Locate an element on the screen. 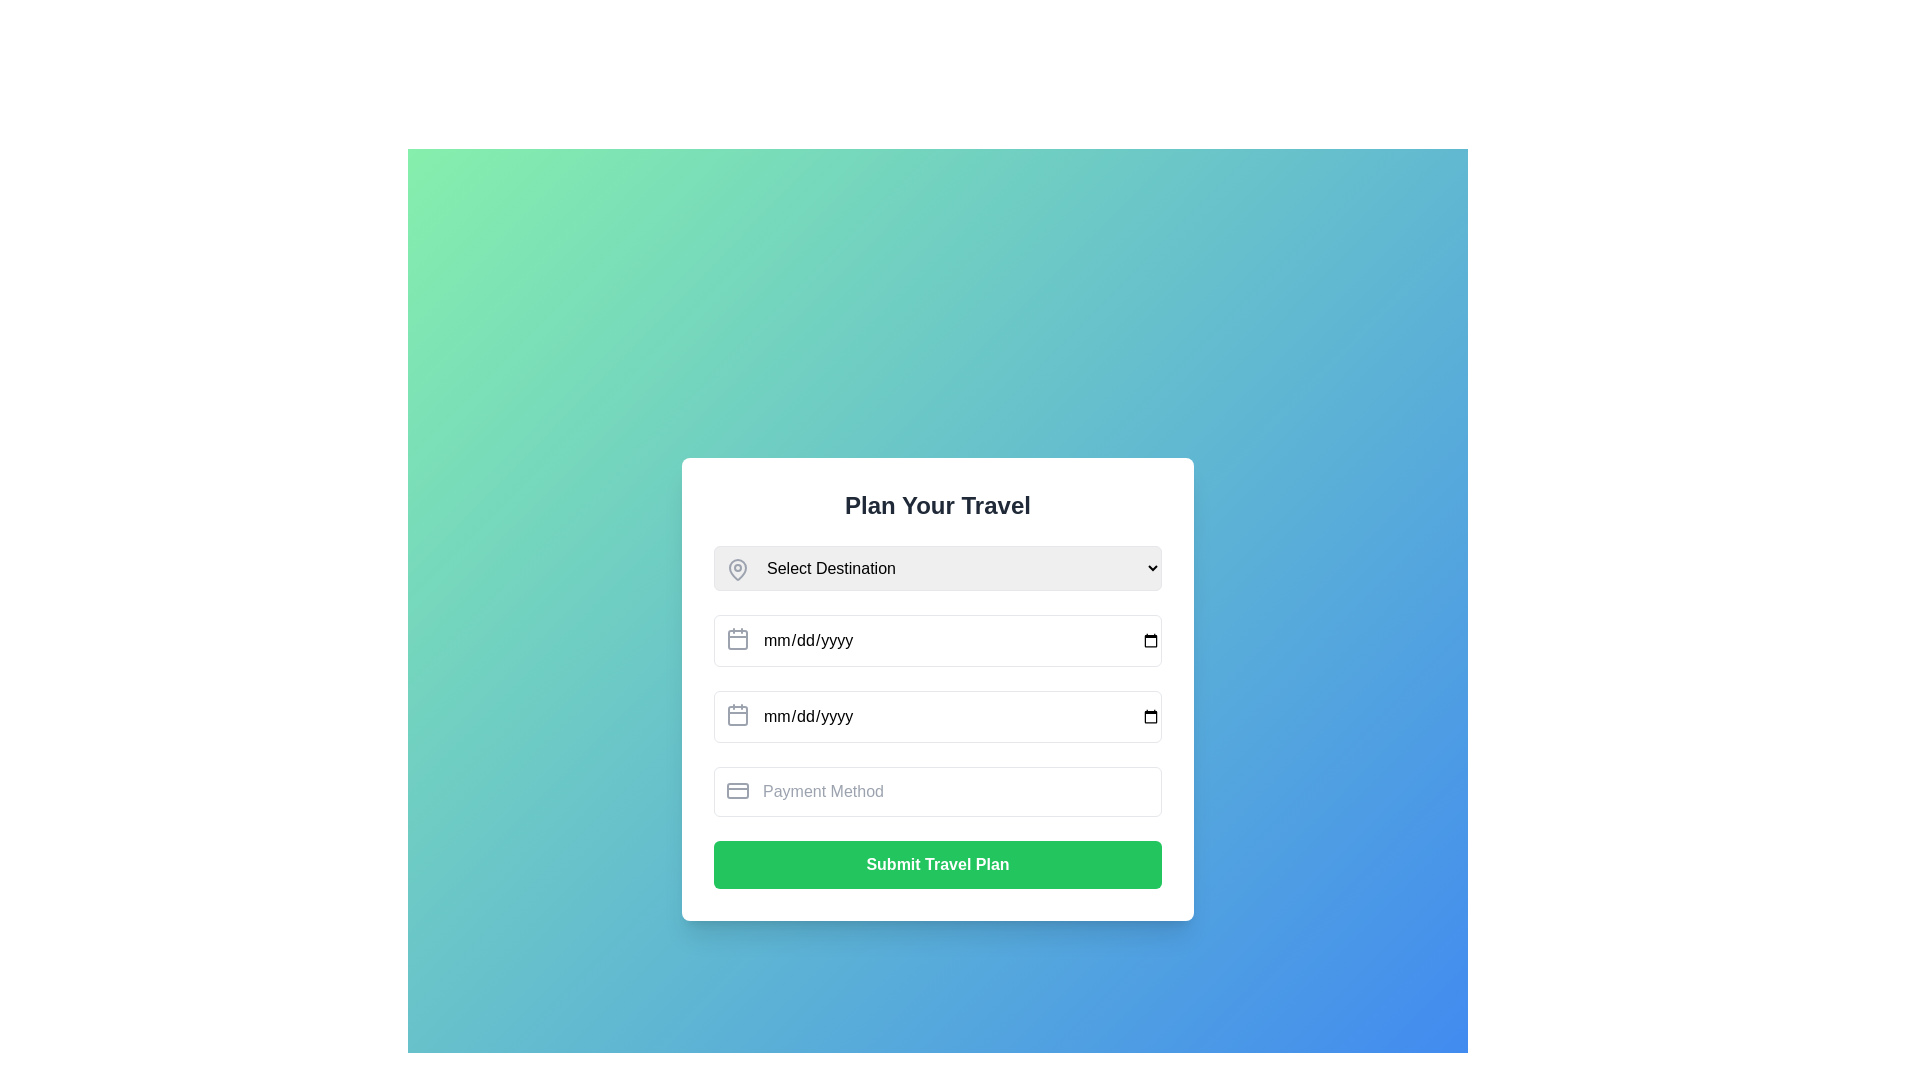 The height and width of the screenshot is (1080, 1920). the minimalist gray calendar icon located to the left of the 'mm/dd/yyyy' text input box in the second row of the form is located at coordinates (737, 638).